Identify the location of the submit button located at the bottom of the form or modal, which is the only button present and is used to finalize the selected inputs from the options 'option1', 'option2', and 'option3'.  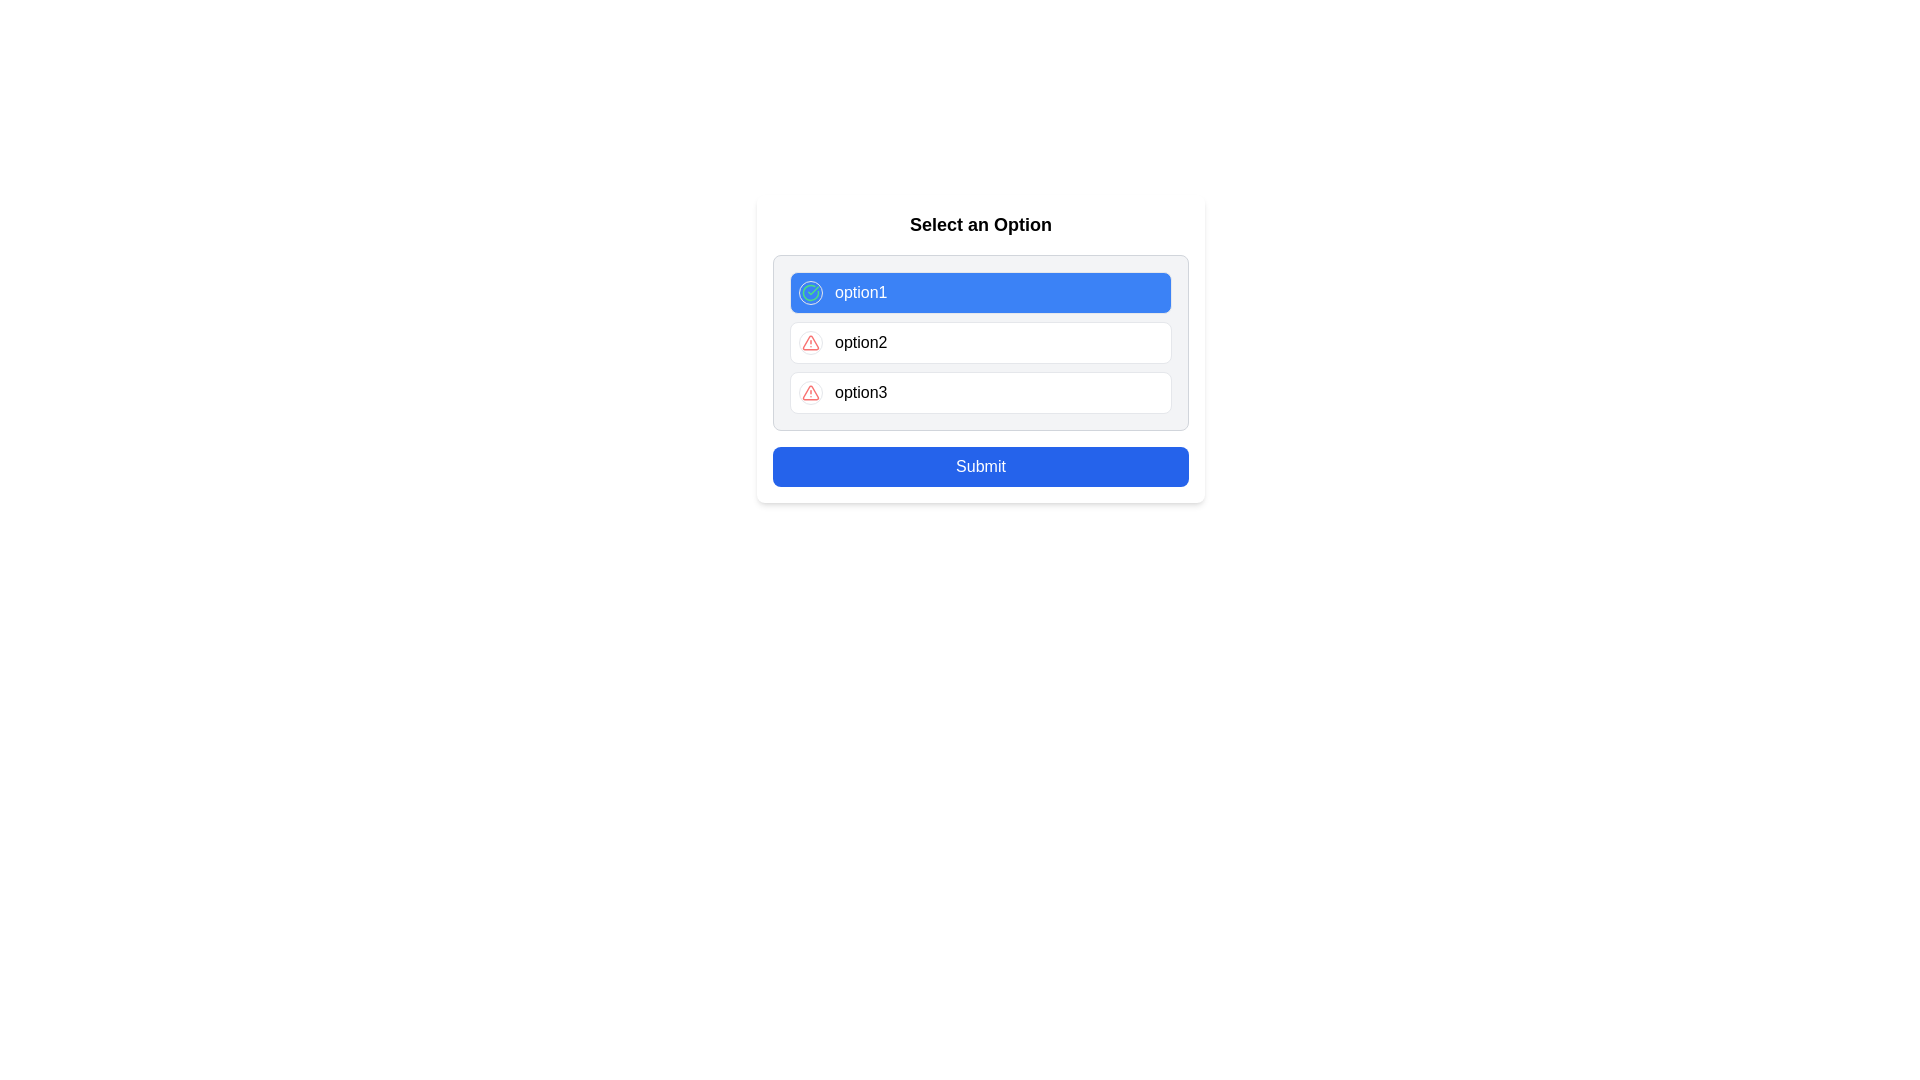
(980, 466).